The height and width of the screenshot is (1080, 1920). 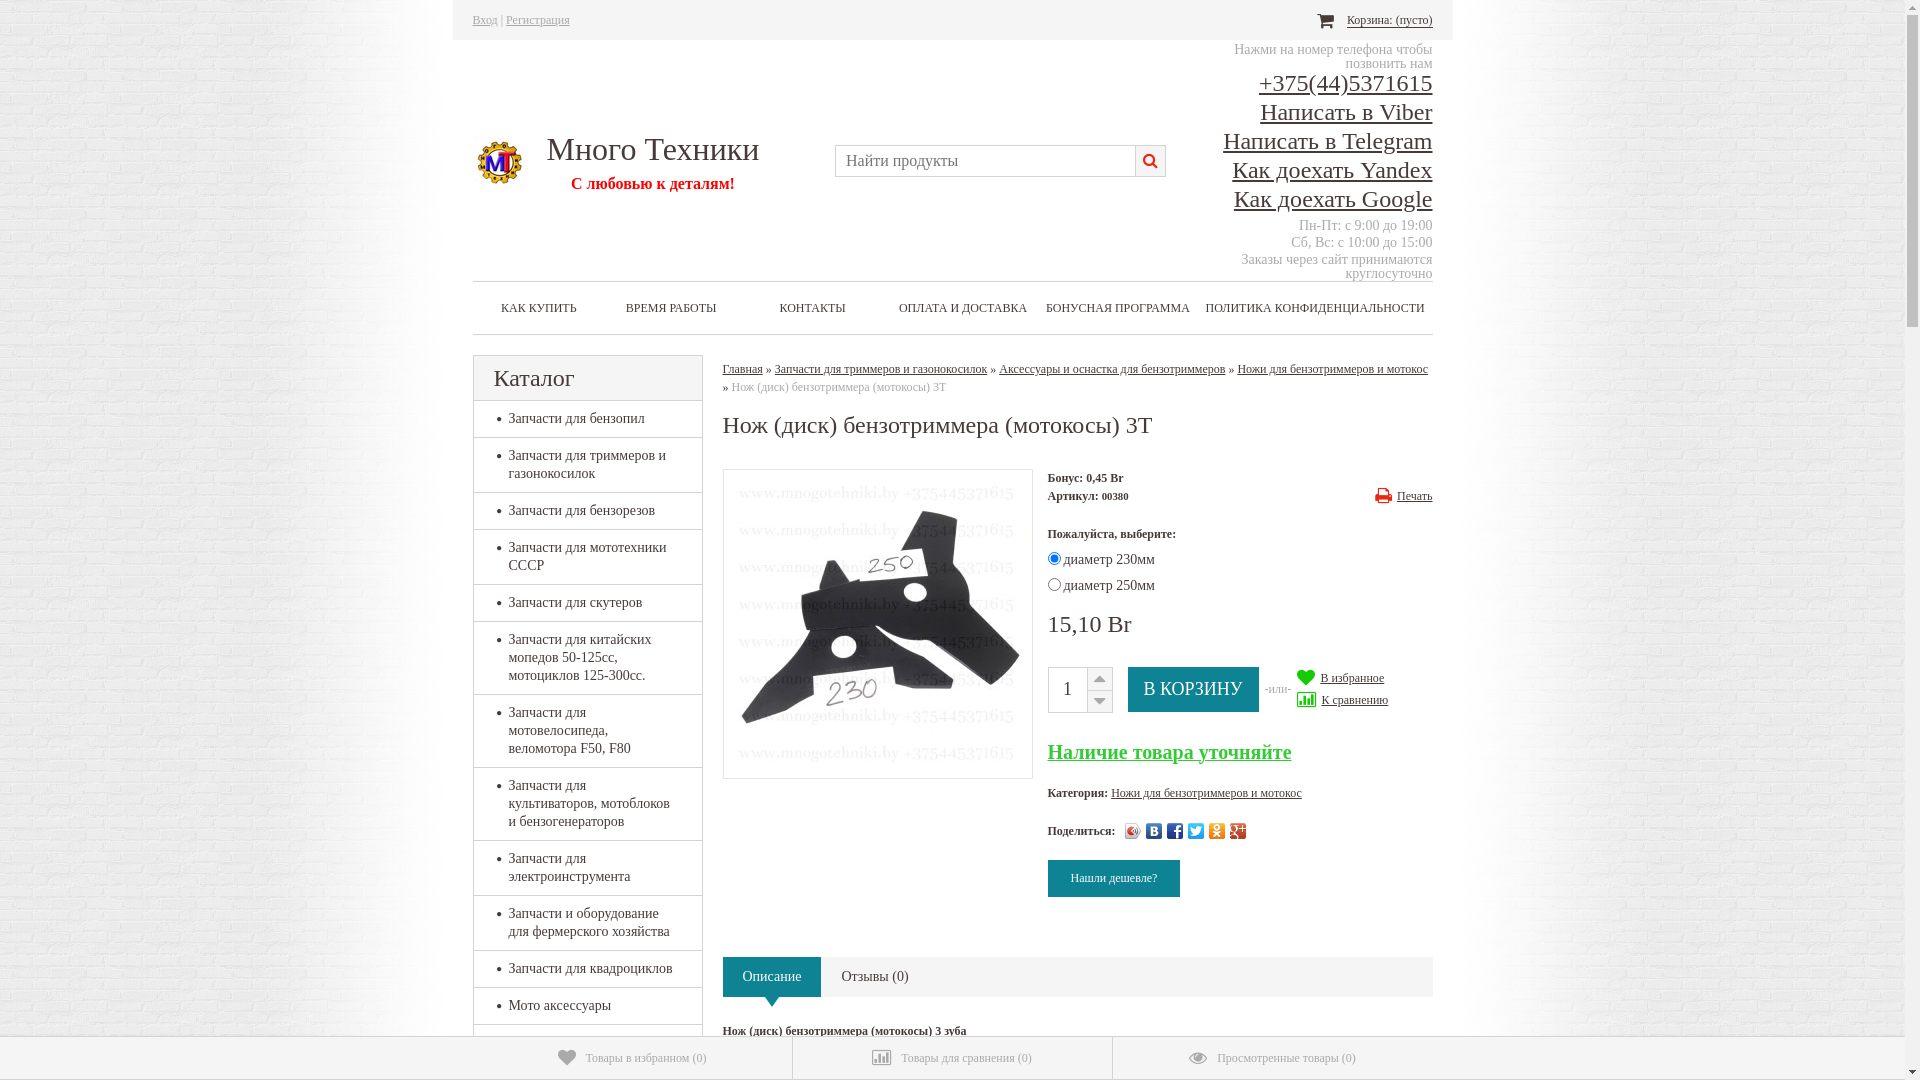 I want to click on 'Facebook', so click(x=1175, y=830).